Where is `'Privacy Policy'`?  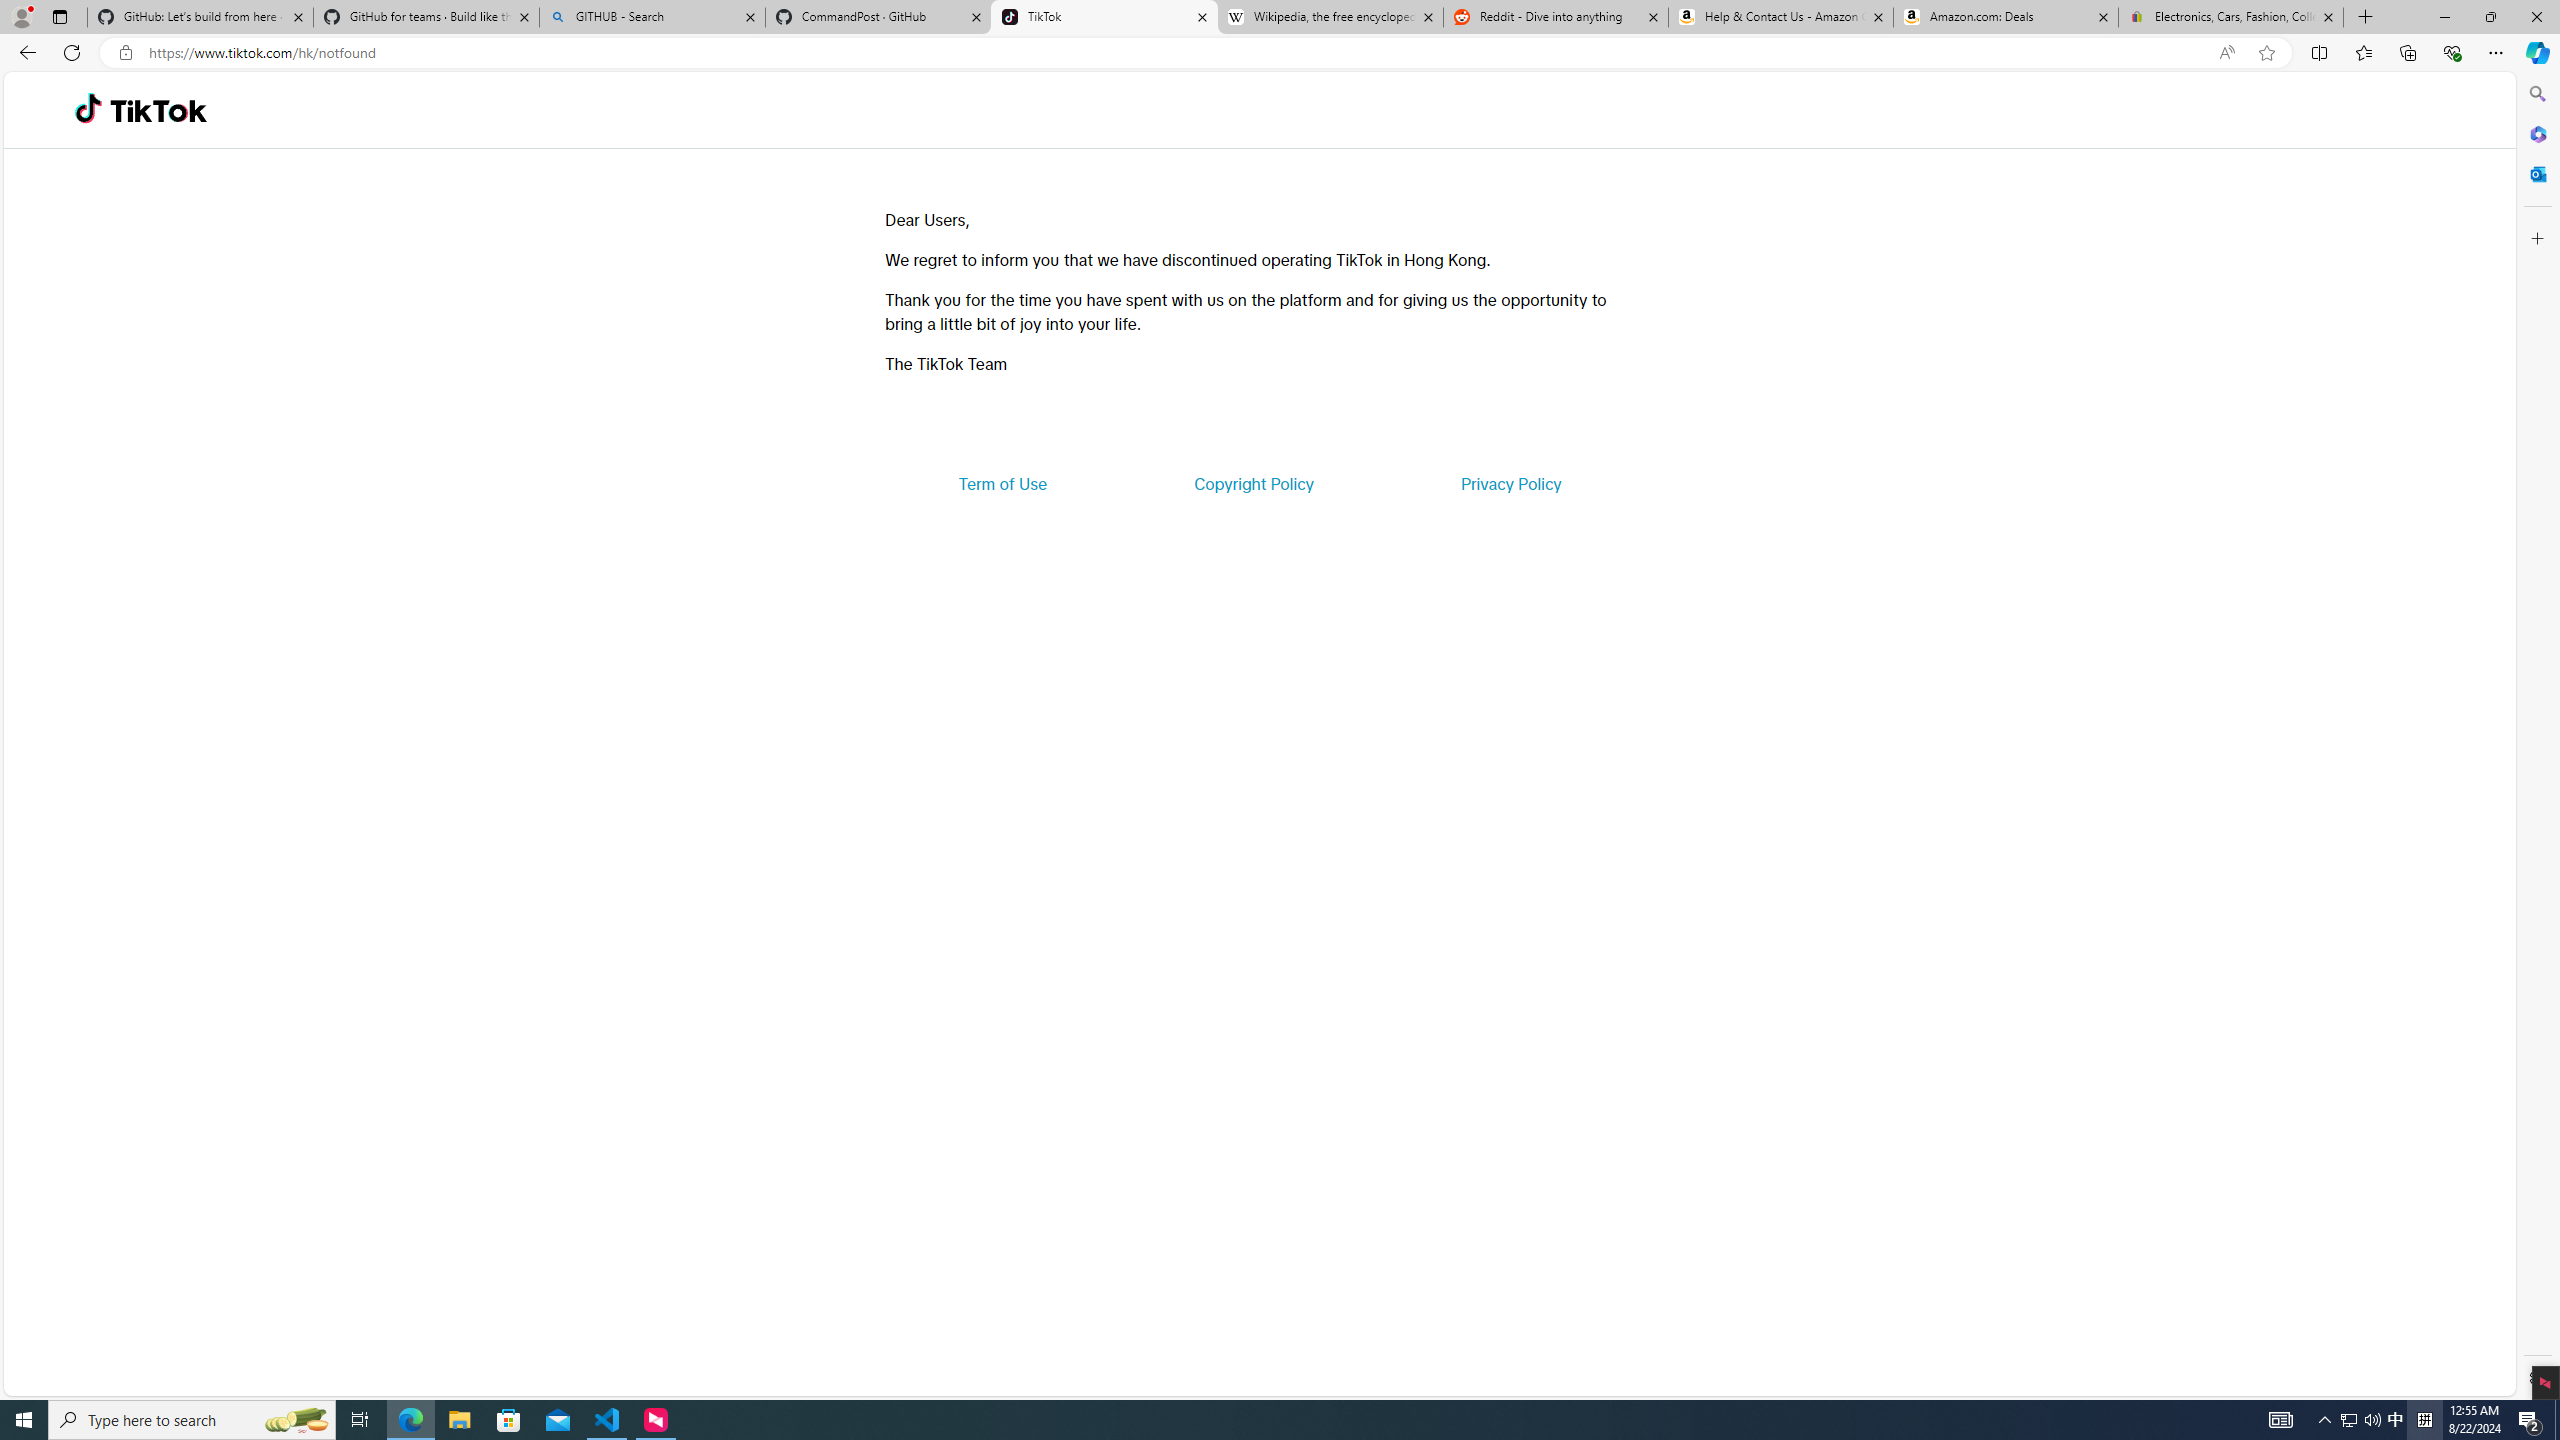
'Privacy Policy' is located at coordinates (1509, 482).